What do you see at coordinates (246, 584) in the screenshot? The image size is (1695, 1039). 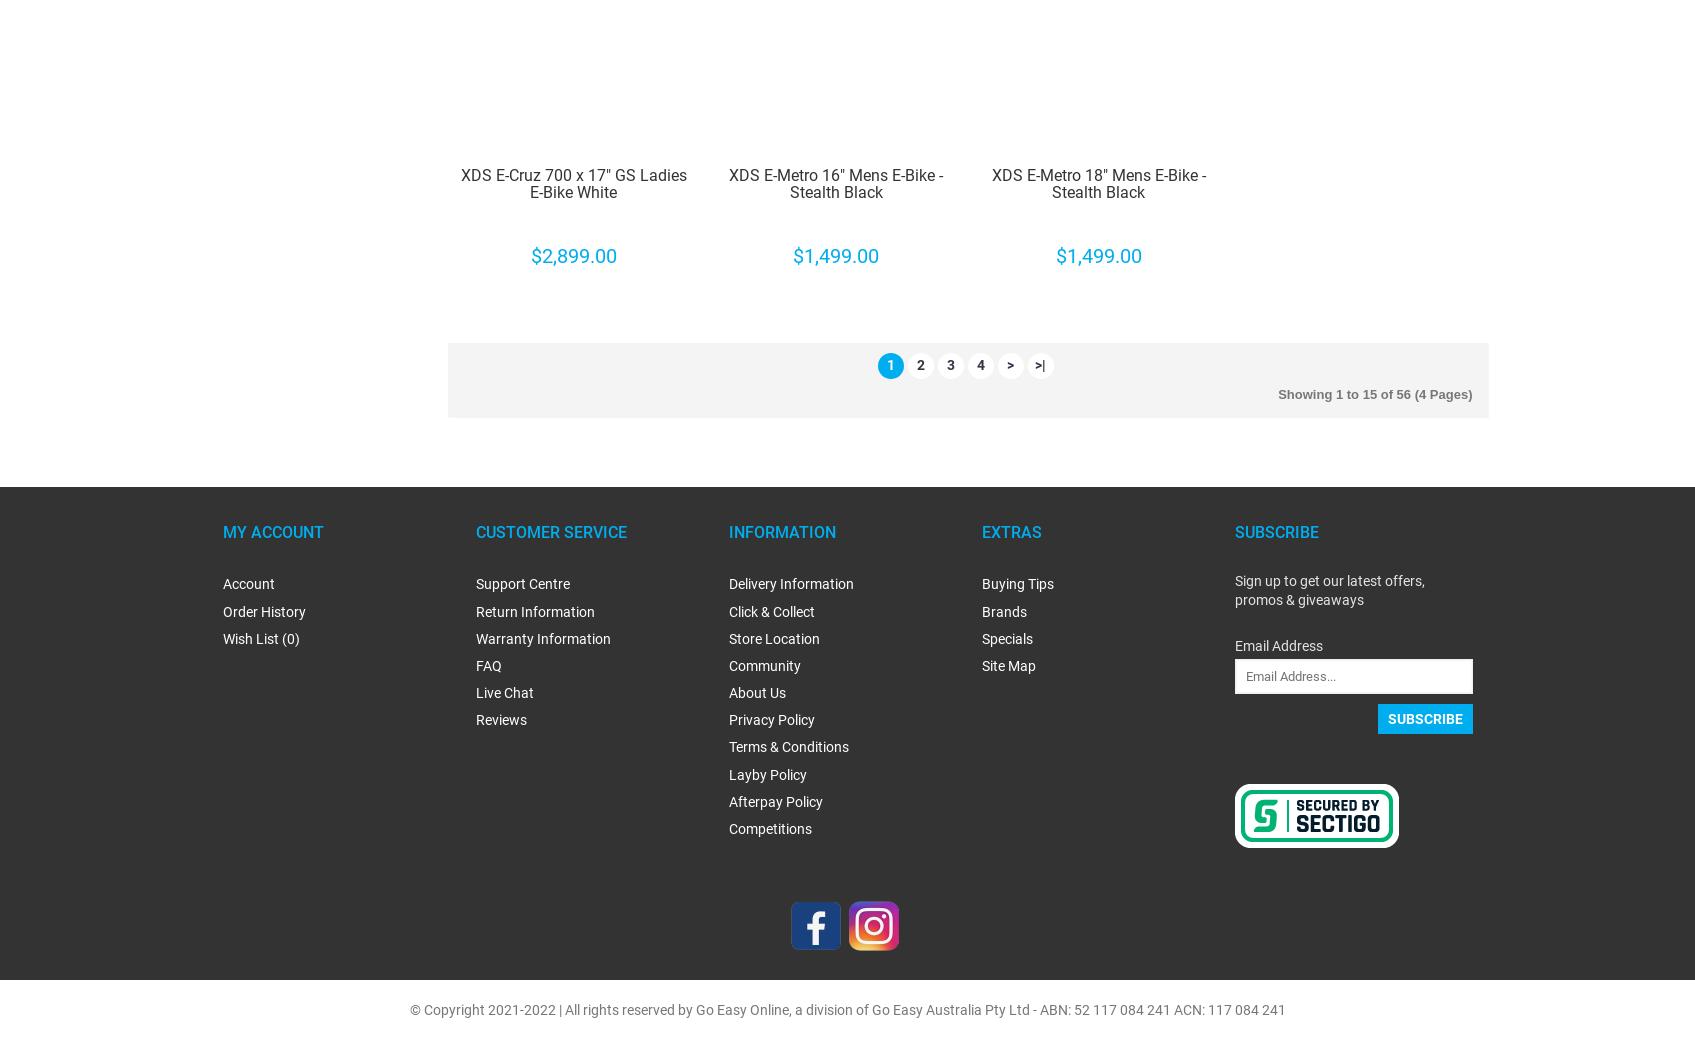 I see `'Account'` at bounding box center [246, 584].